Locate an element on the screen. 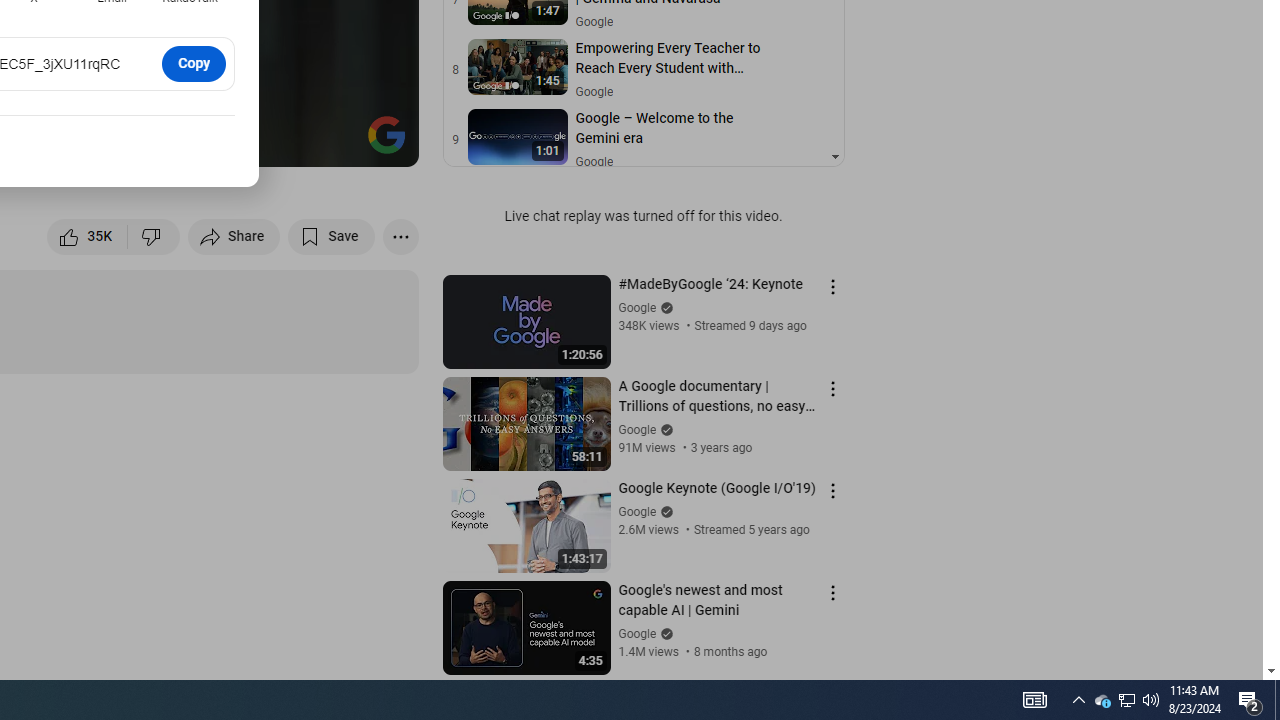 This screenshot has width=1280, height=720. 'Channel watermark' is located at coordinates (386, 135).